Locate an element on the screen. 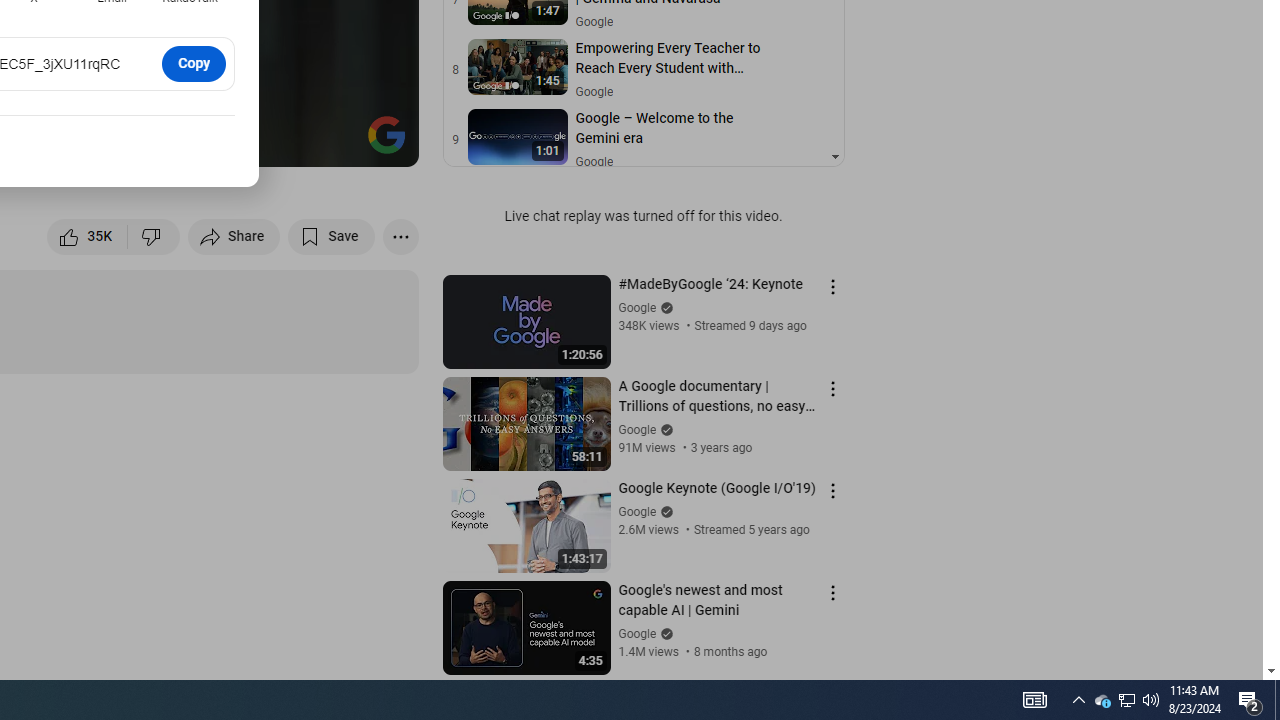 This screenshot has width=1280, height=720. 'Channel watermark' is located at coordinates (386, 135).